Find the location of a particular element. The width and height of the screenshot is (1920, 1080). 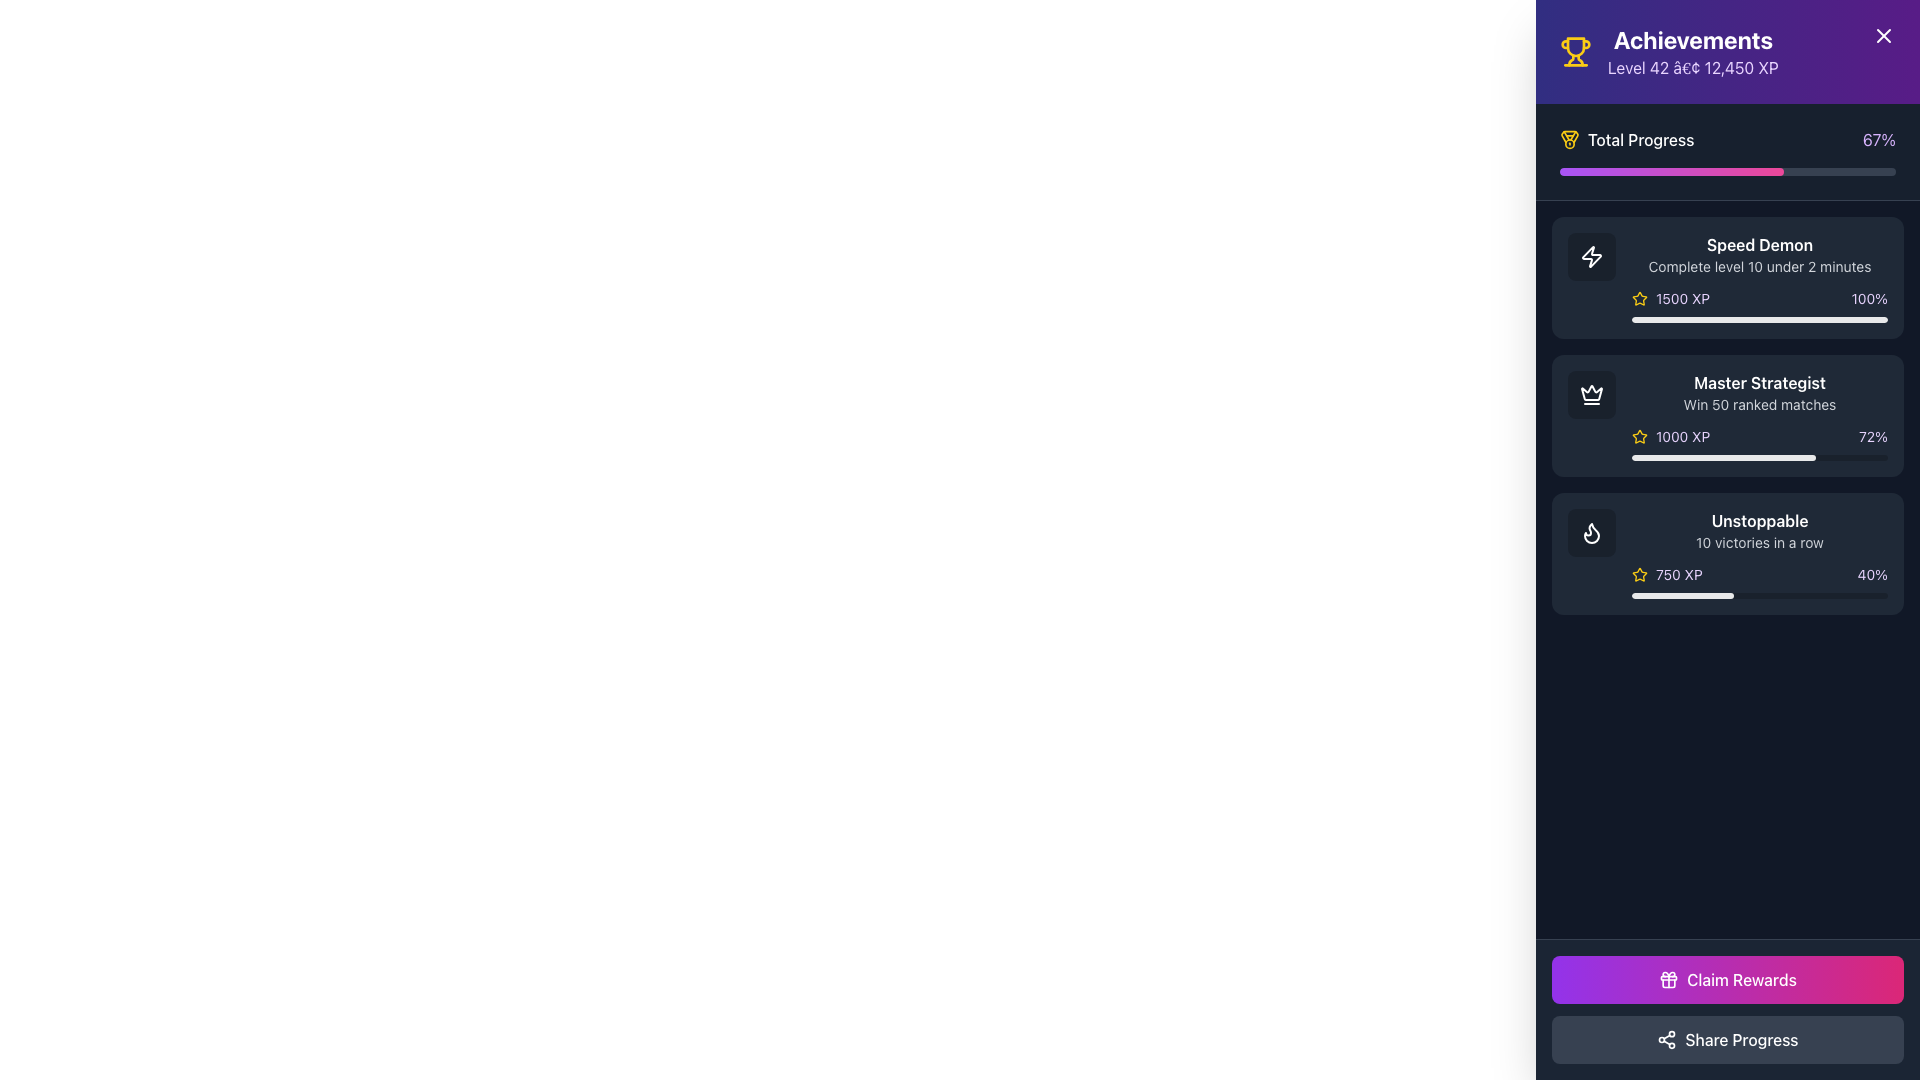

the text element that reads 'Complete level 10 under 2 minutes', which is located beneath the bold header 'Speed Demon' within the highlighted achievement card is located at coordinates (1760, 265).